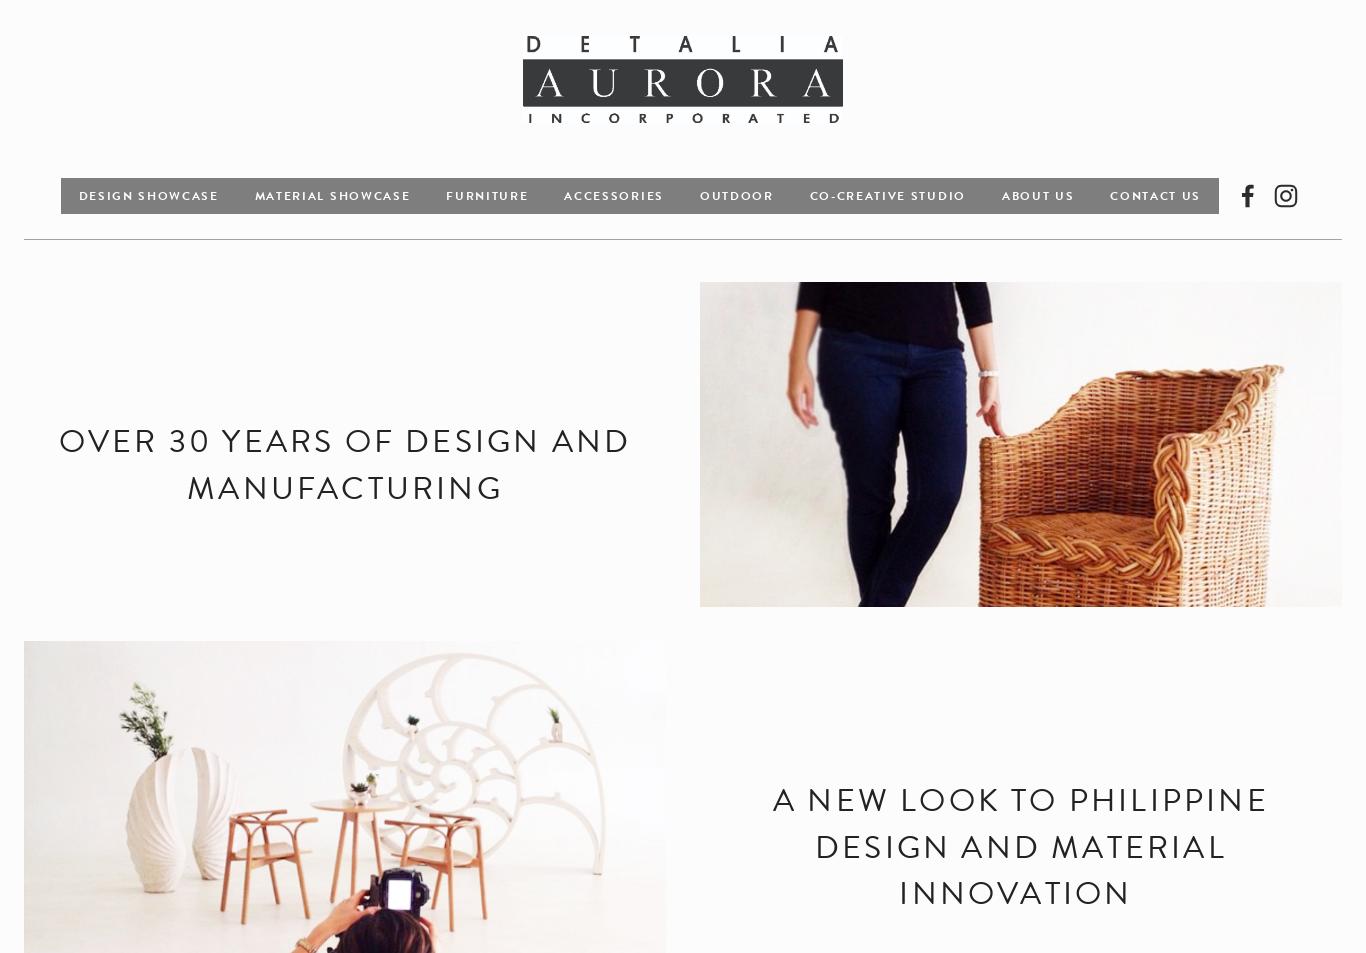  What do you see at coordinates (1109, 193) in the screenshot?
I see `'Contact Us'` at bounding box center [1109, 193].